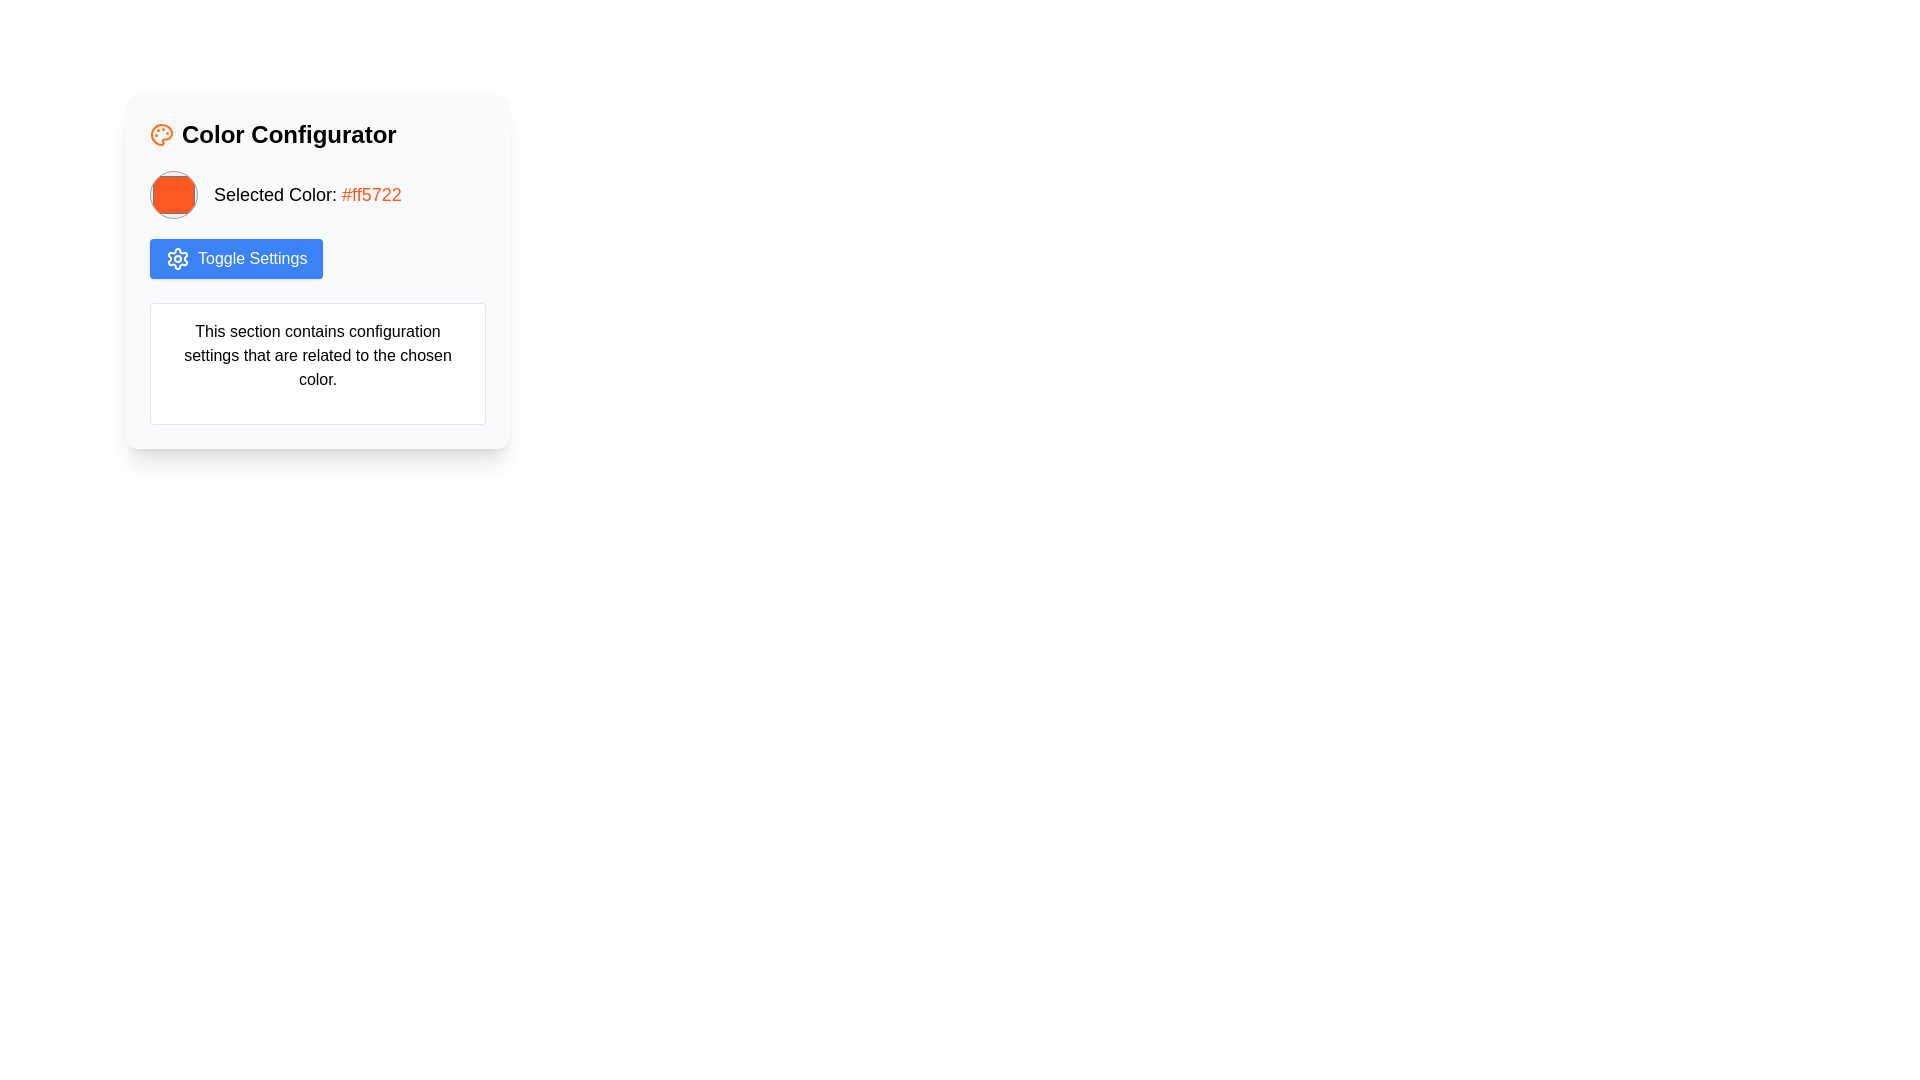 The image size is (1920, 1080). I want to click on the white gear icon on the blue rectangular button labeled 'Toggle Settings', so click(177, 257).